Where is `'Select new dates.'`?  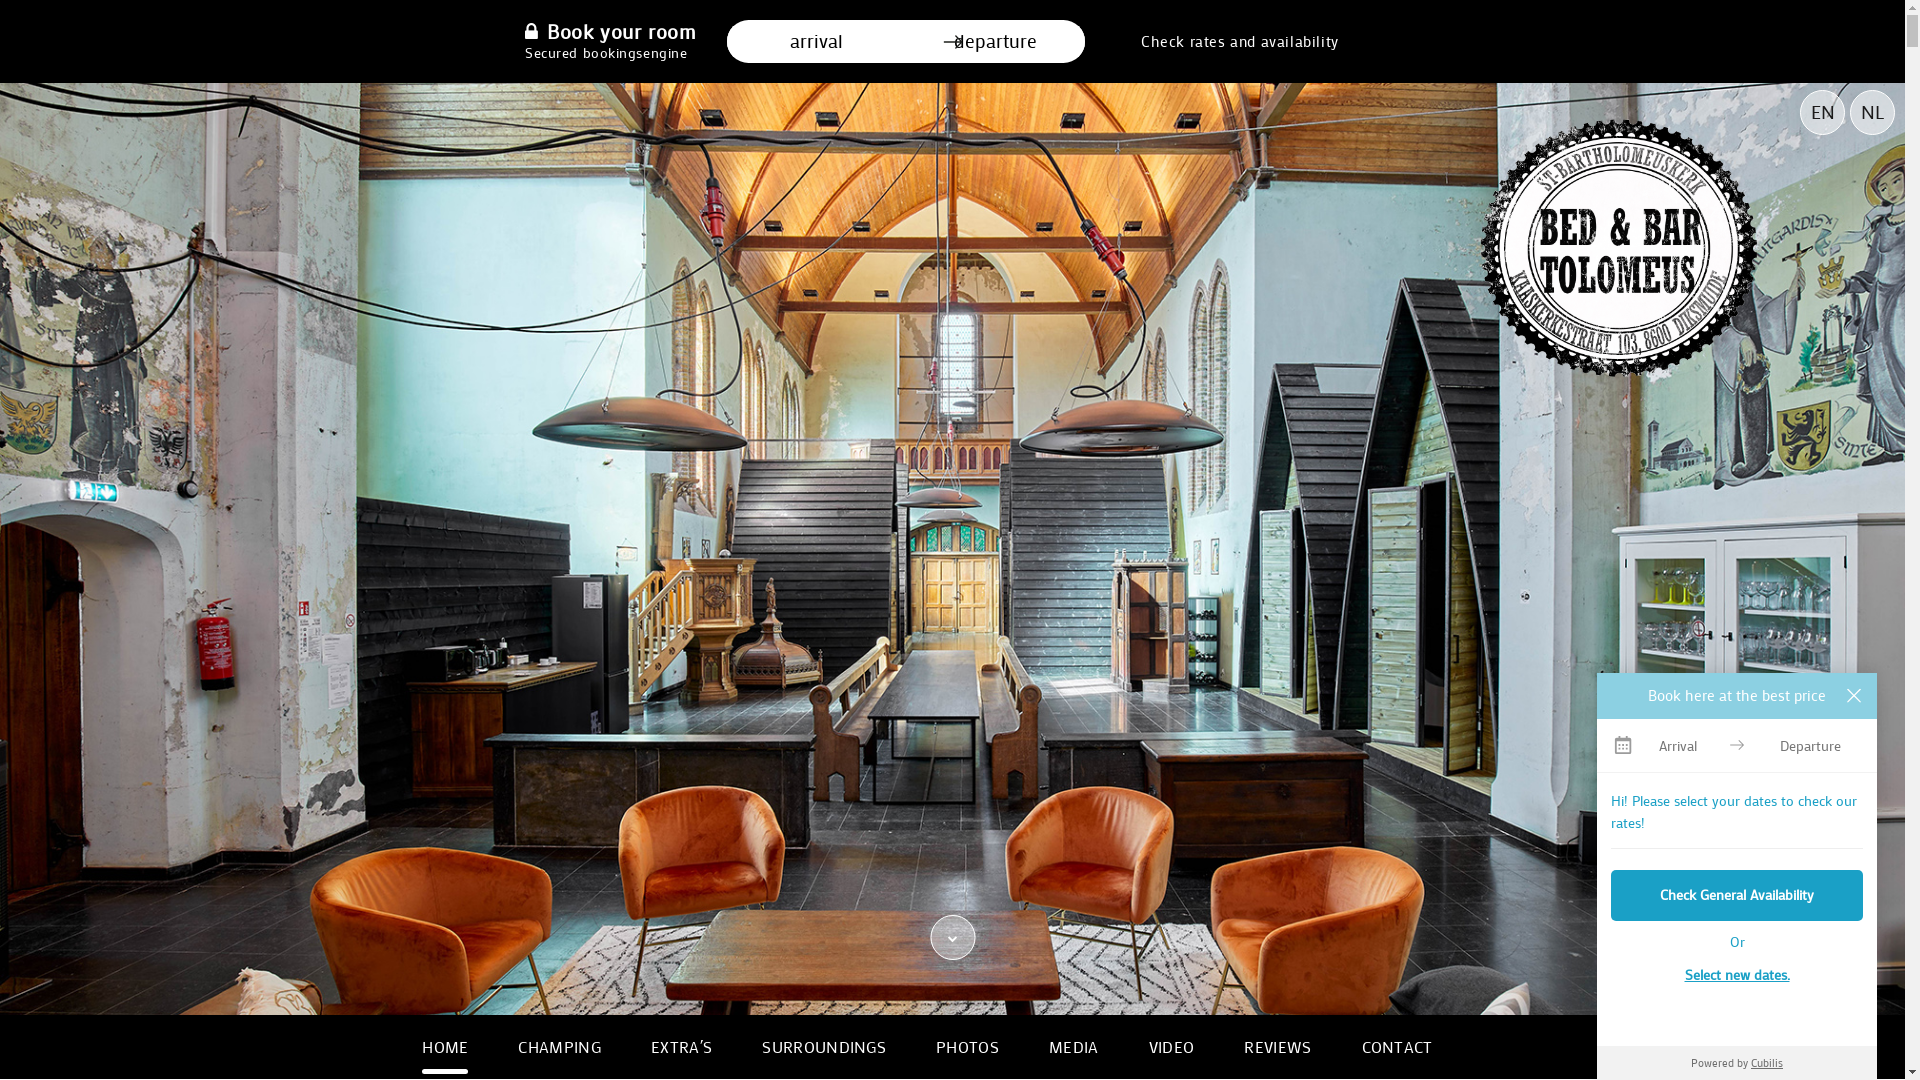 'Select new dates.' is located at coordinates (1736, 974).